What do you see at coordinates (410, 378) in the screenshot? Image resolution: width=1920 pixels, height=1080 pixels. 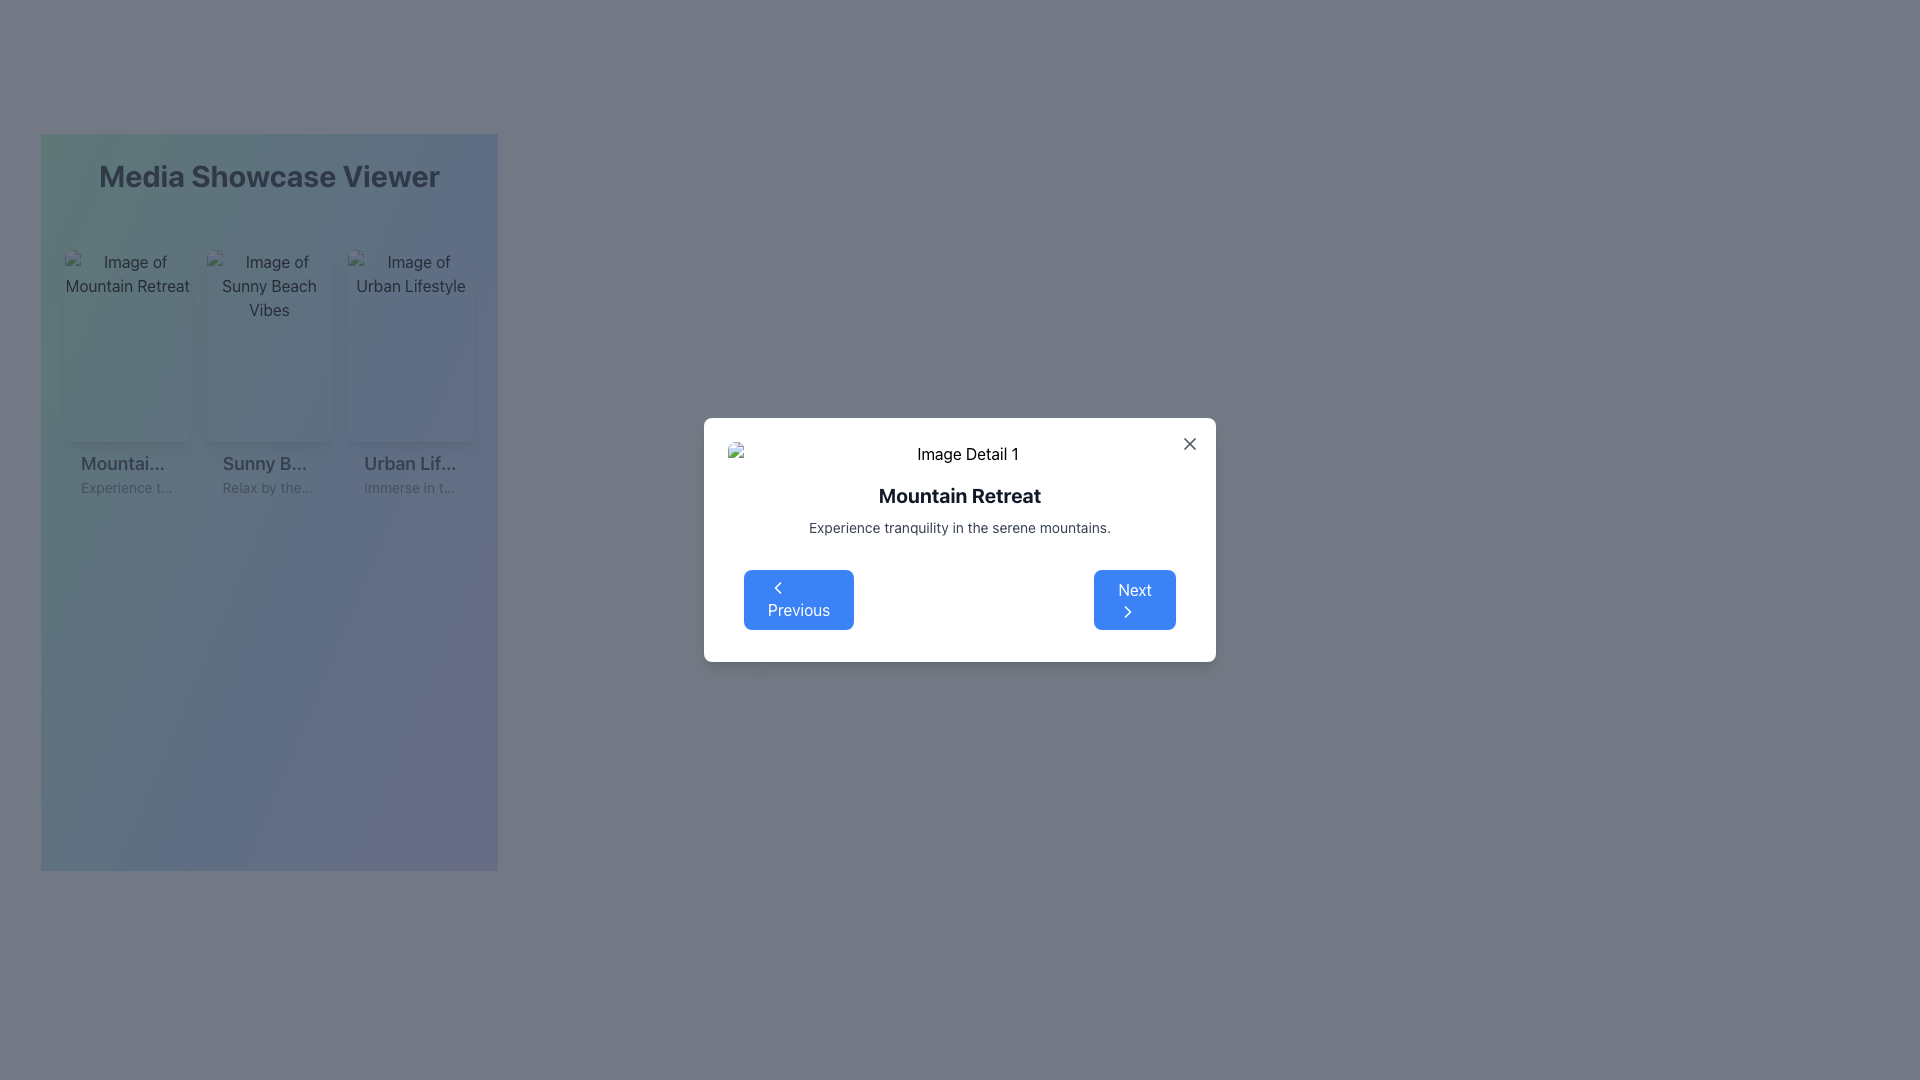 I see `the 'Urban Lifestyle' card located in the Media Showcase Viewer` at bounding box center [410, 378].